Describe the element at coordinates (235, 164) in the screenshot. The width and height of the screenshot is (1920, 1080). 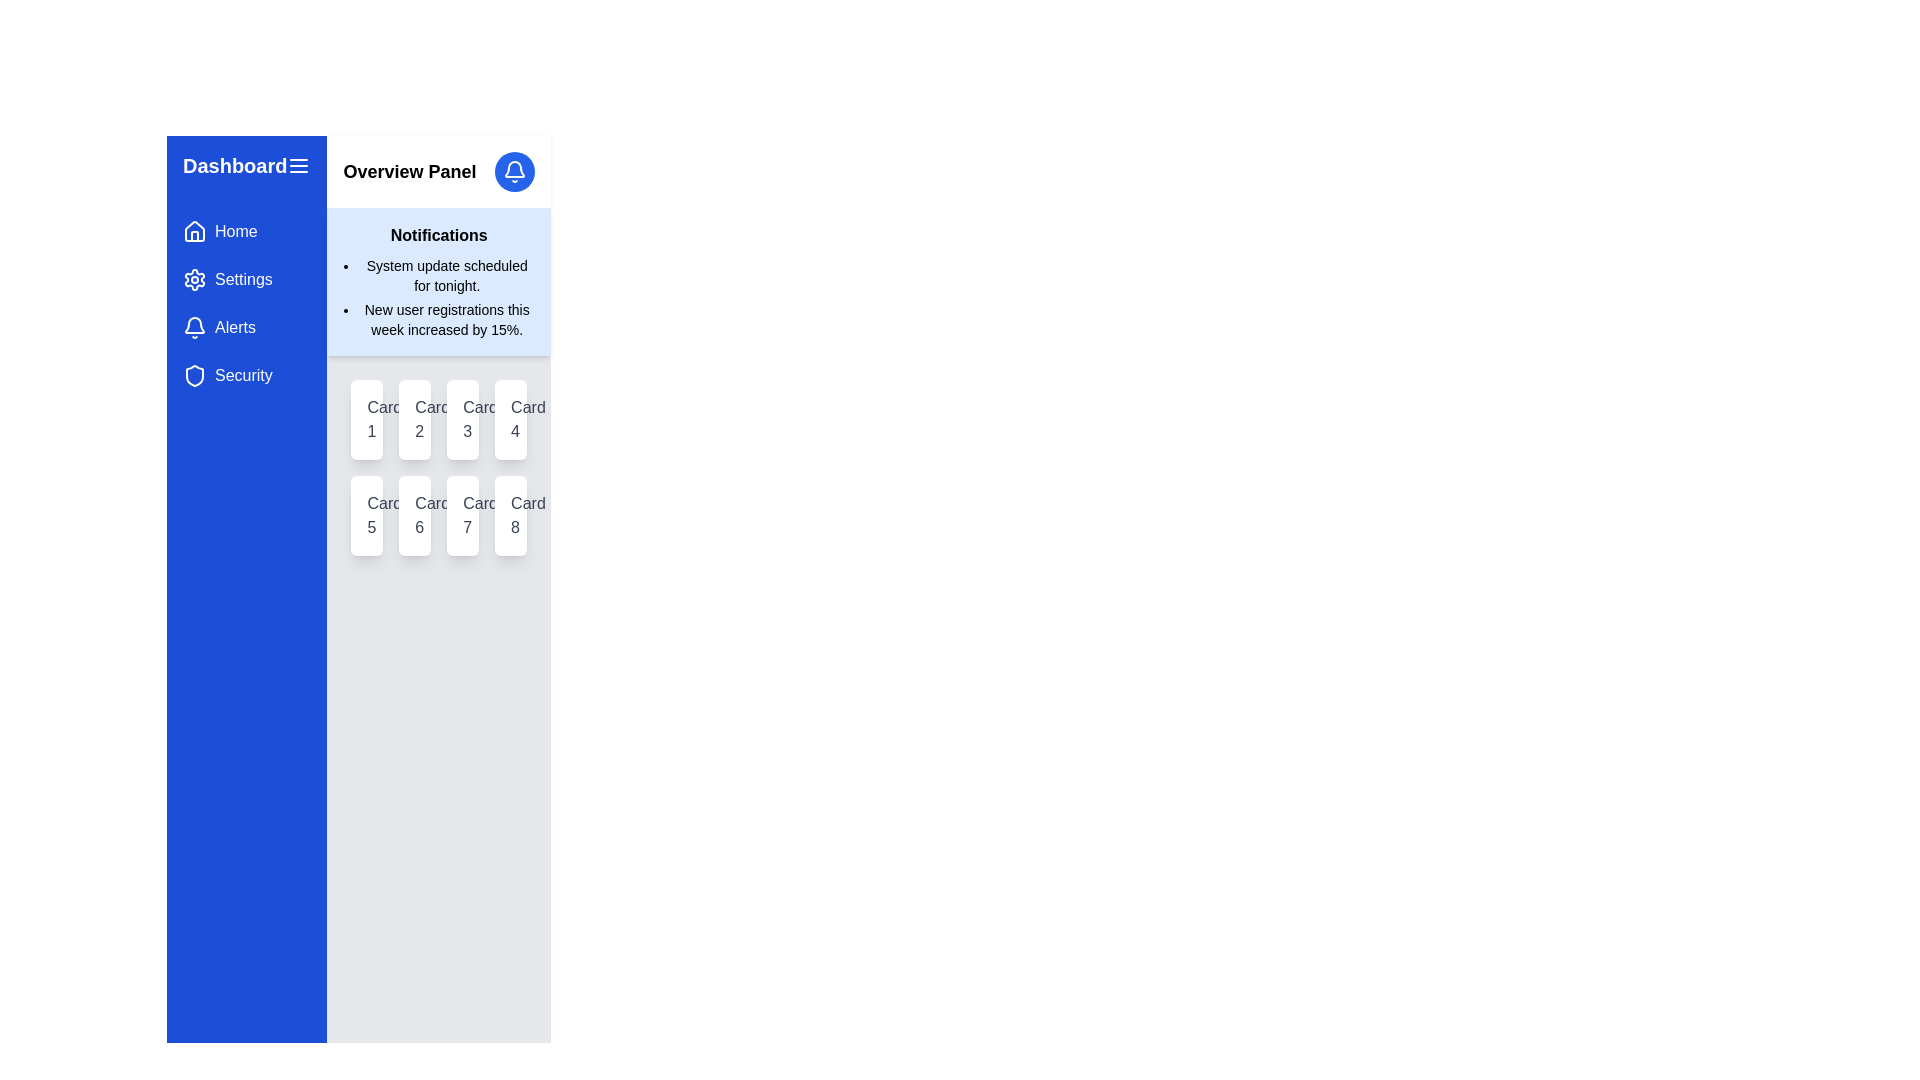
I see `the 'Dashboard' text label, which is a bold and large font label with a blue background located at the top of the left sidebar menu` at that location.